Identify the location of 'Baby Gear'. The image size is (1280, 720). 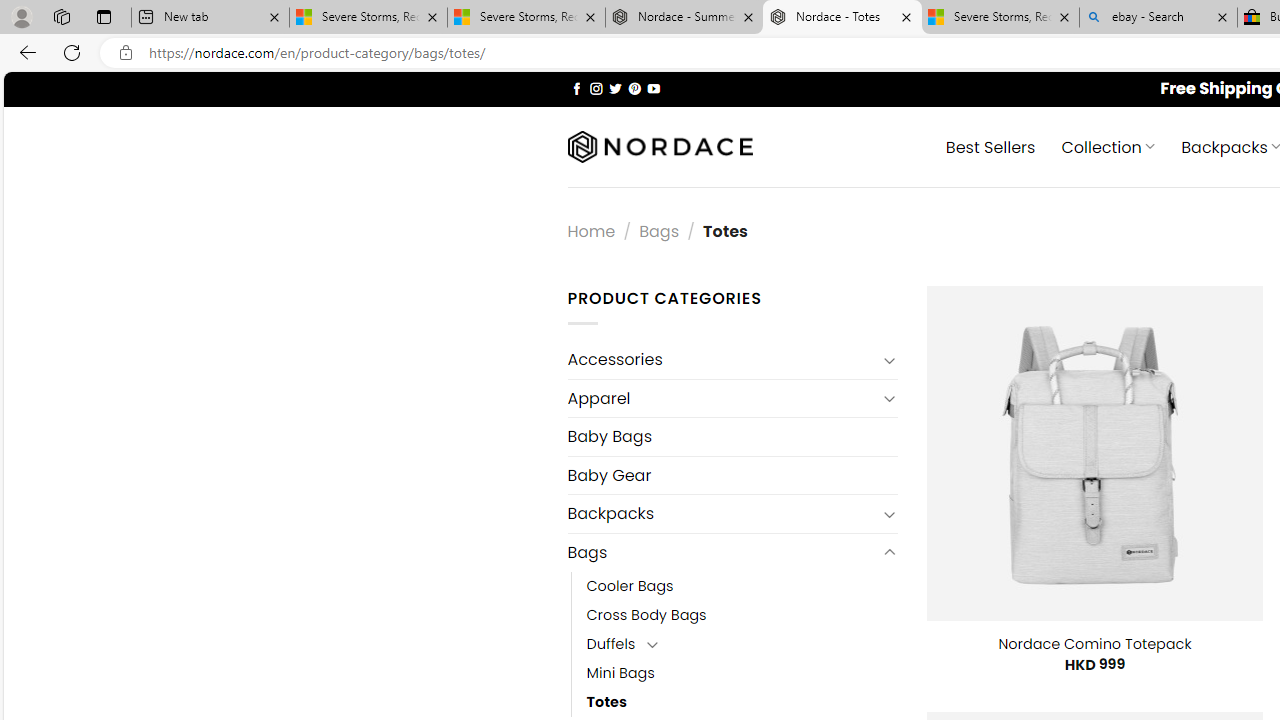
(731, 475).